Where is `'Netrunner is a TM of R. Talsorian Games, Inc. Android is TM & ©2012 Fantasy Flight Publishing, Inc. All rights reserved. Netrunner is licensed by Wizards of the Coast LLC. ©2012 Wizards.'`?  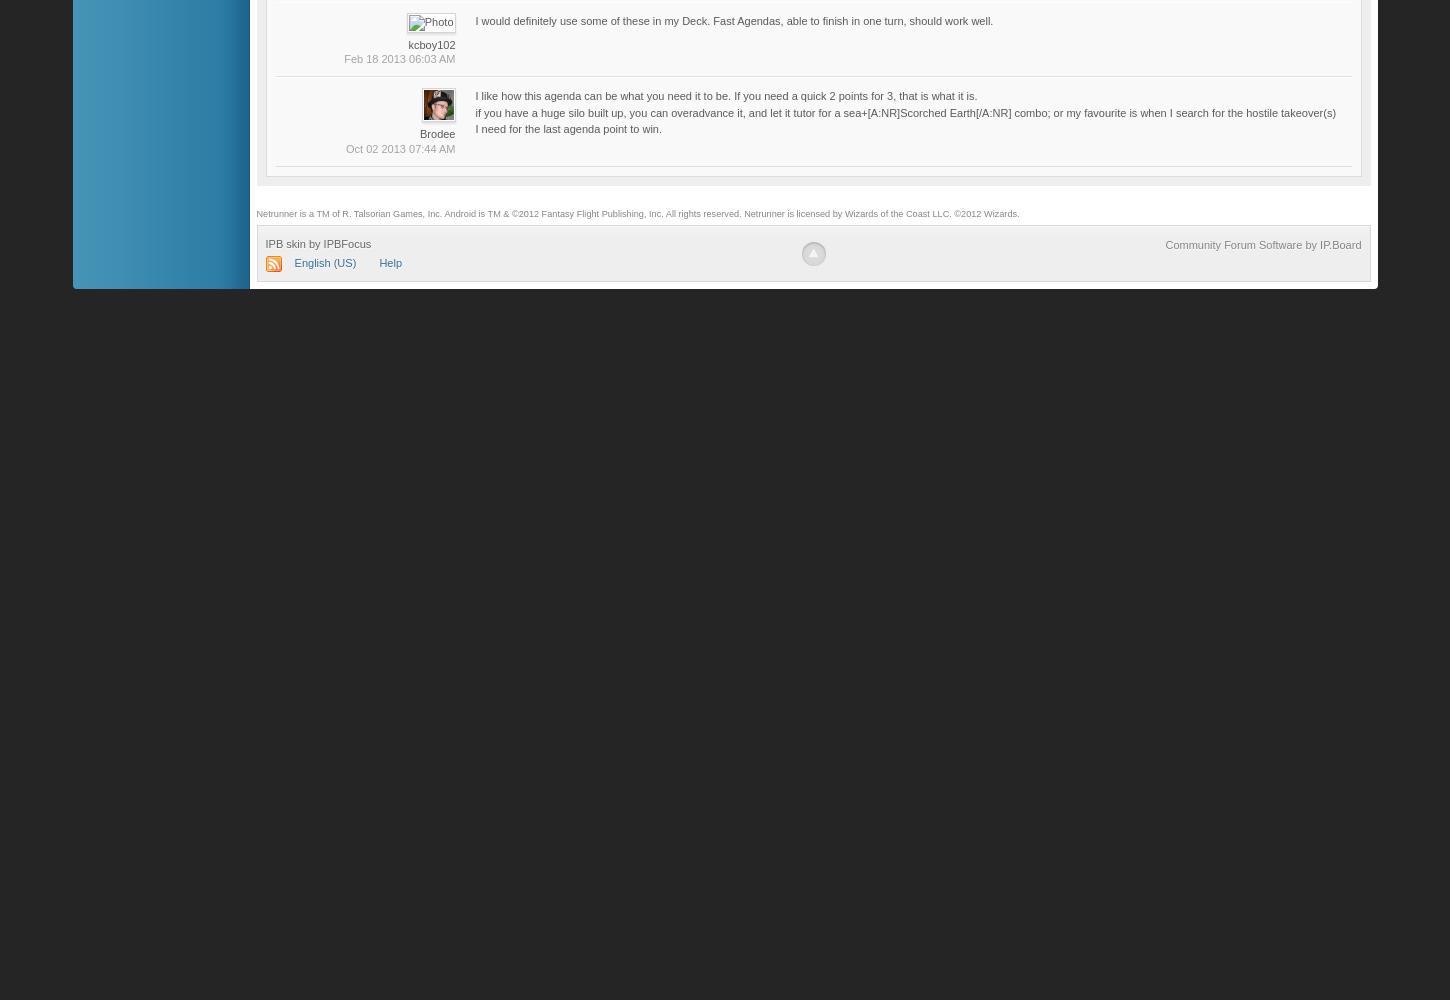 'Netrunner is a TM of R. Talsorian Games, Inc. Android is TM & ©2012 Fantasy Flight Publishing, Inc. All rights reserved. Netrunner is licensed by Wizards of the Coast LLC. ©2012 Wizards.' is located at coordinates (636, 213).